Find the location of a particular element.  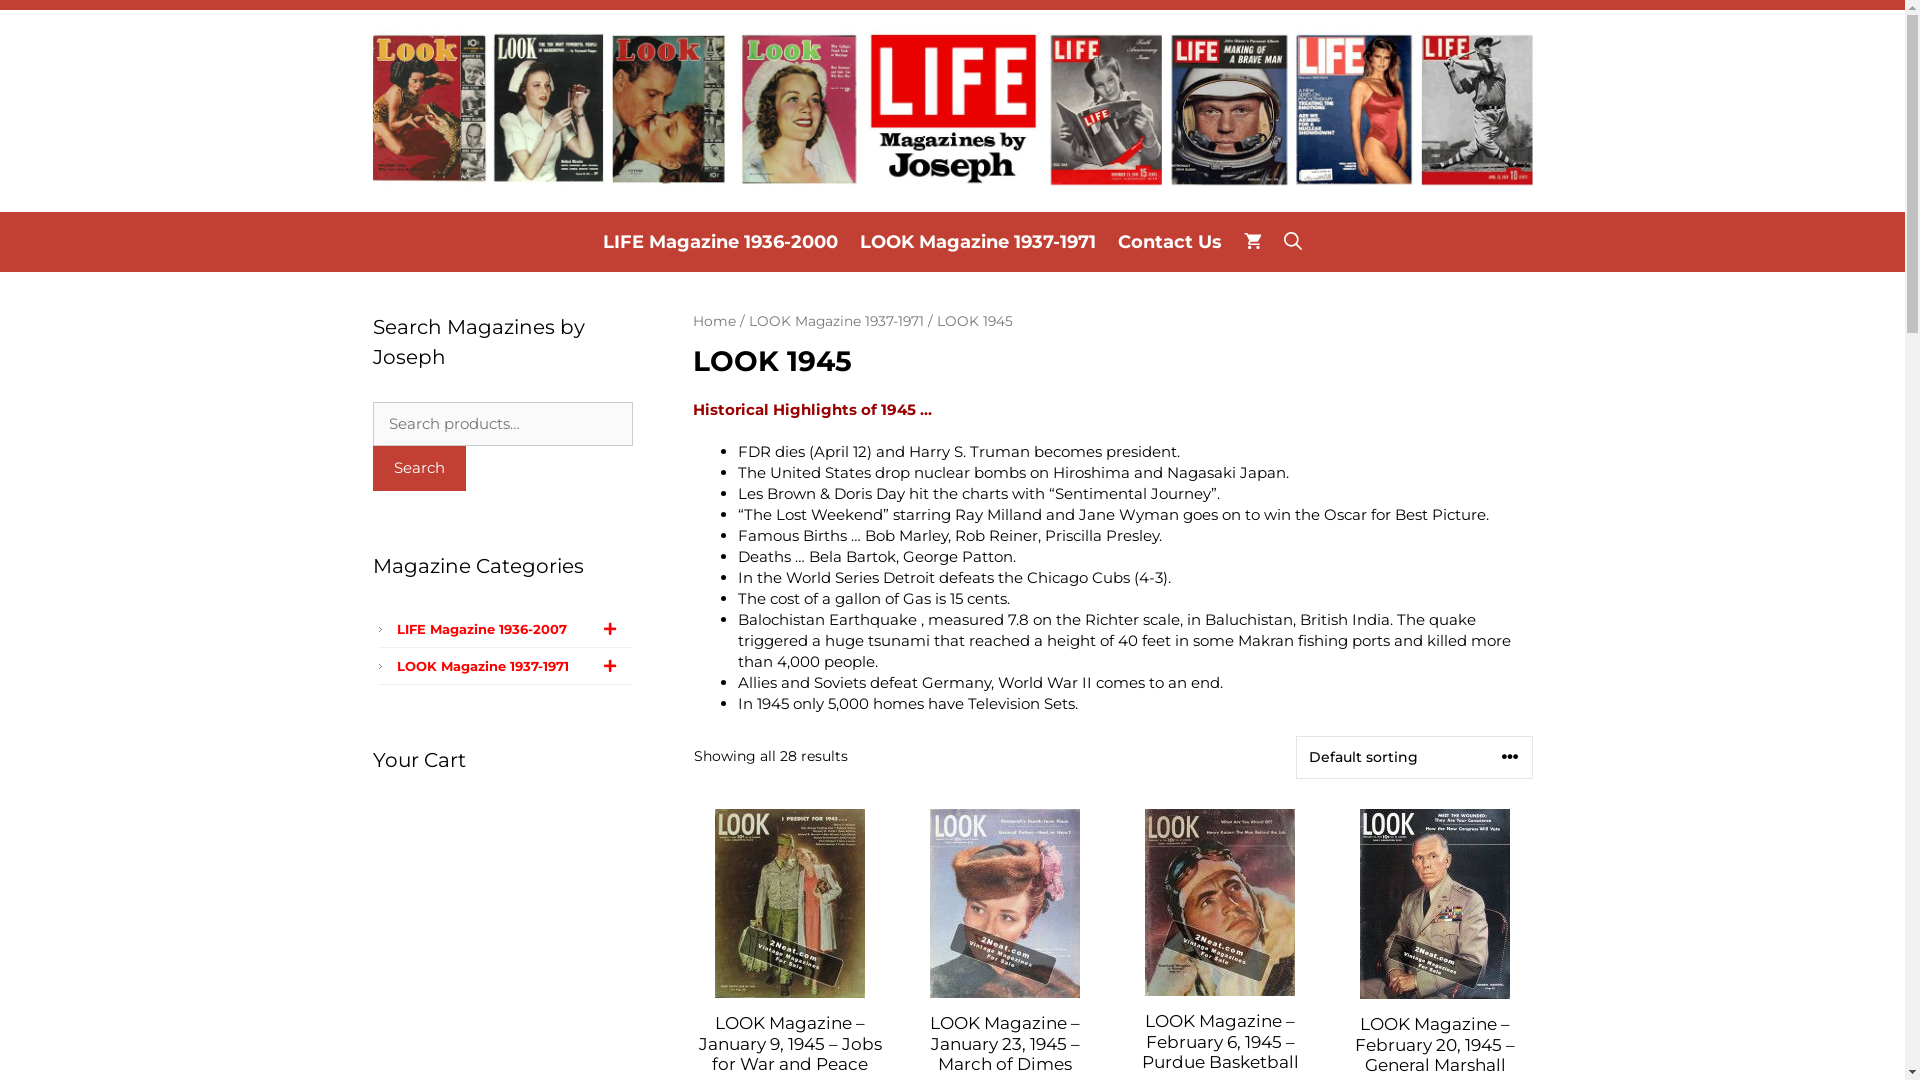

'Contact Us' is located at coordinates (1106, 241).